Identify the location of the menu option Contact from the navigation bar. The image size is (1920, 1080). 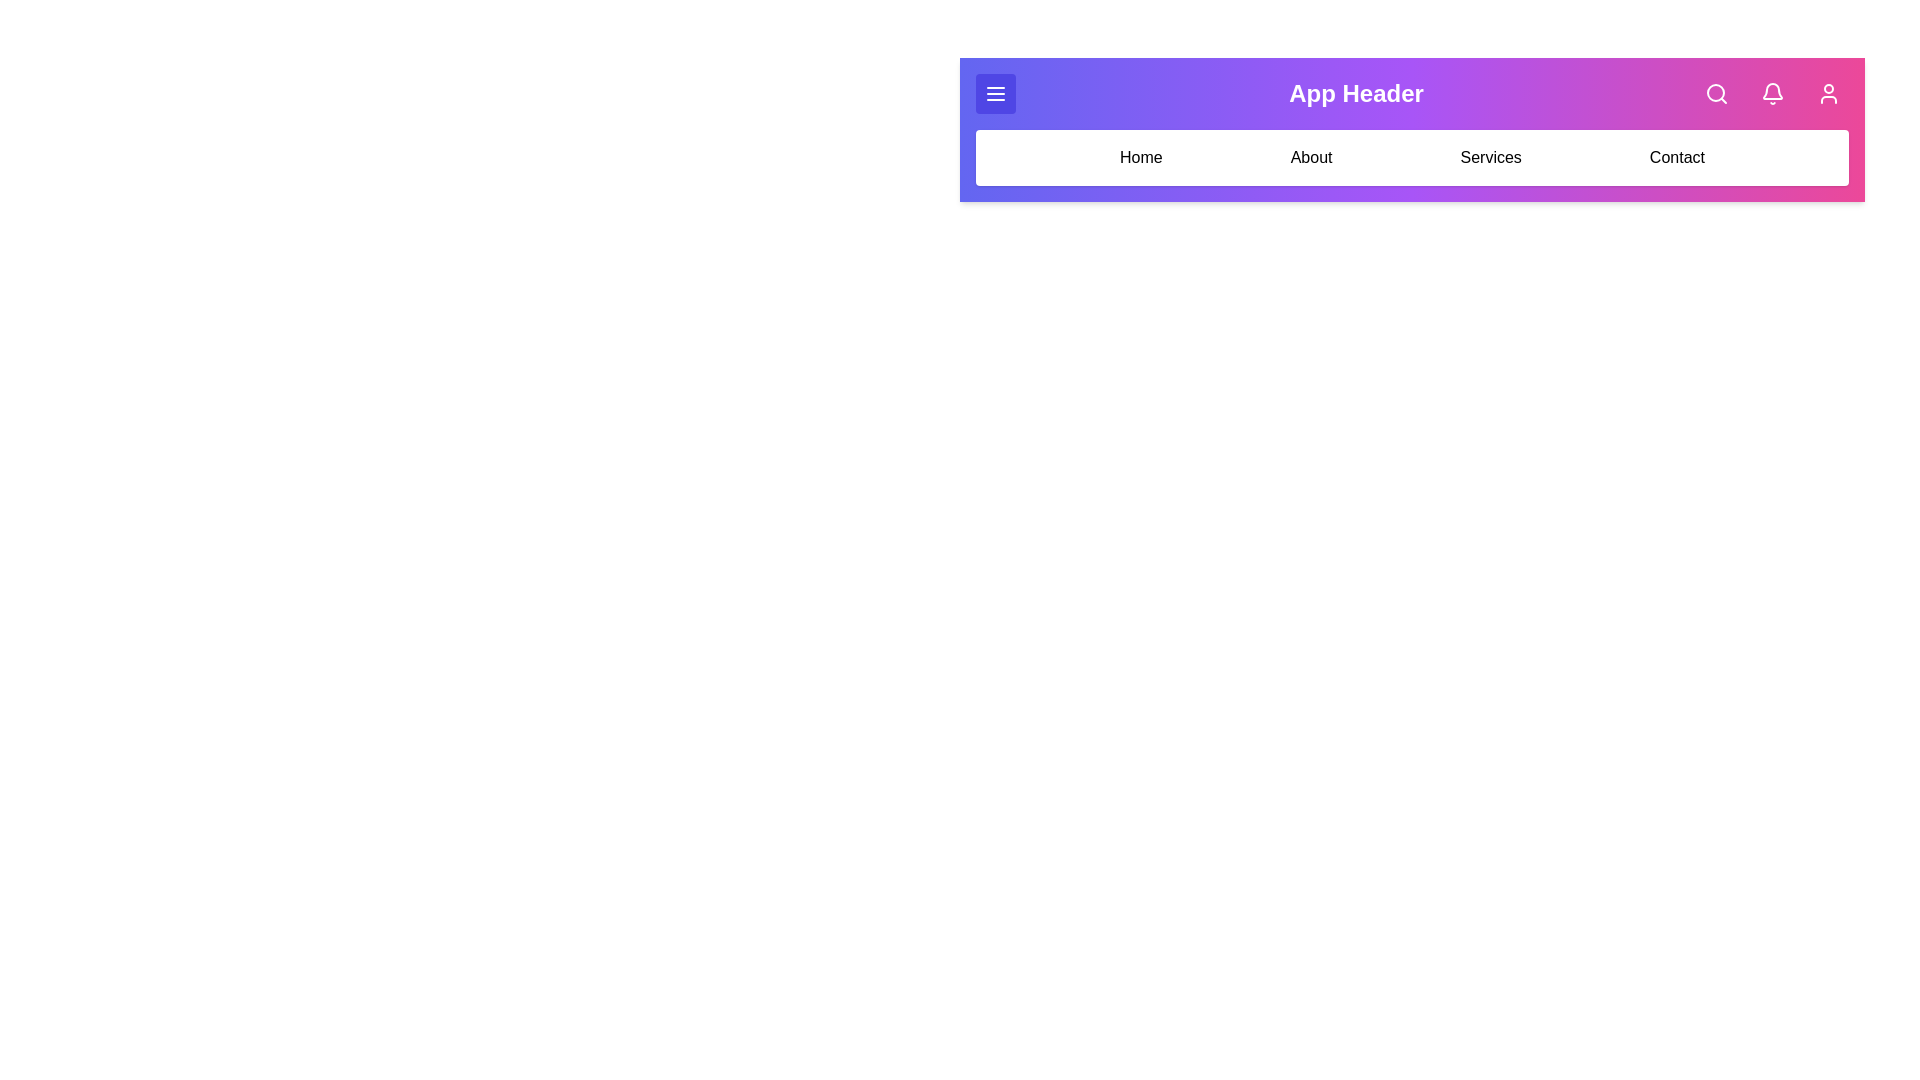
(1676, 157).